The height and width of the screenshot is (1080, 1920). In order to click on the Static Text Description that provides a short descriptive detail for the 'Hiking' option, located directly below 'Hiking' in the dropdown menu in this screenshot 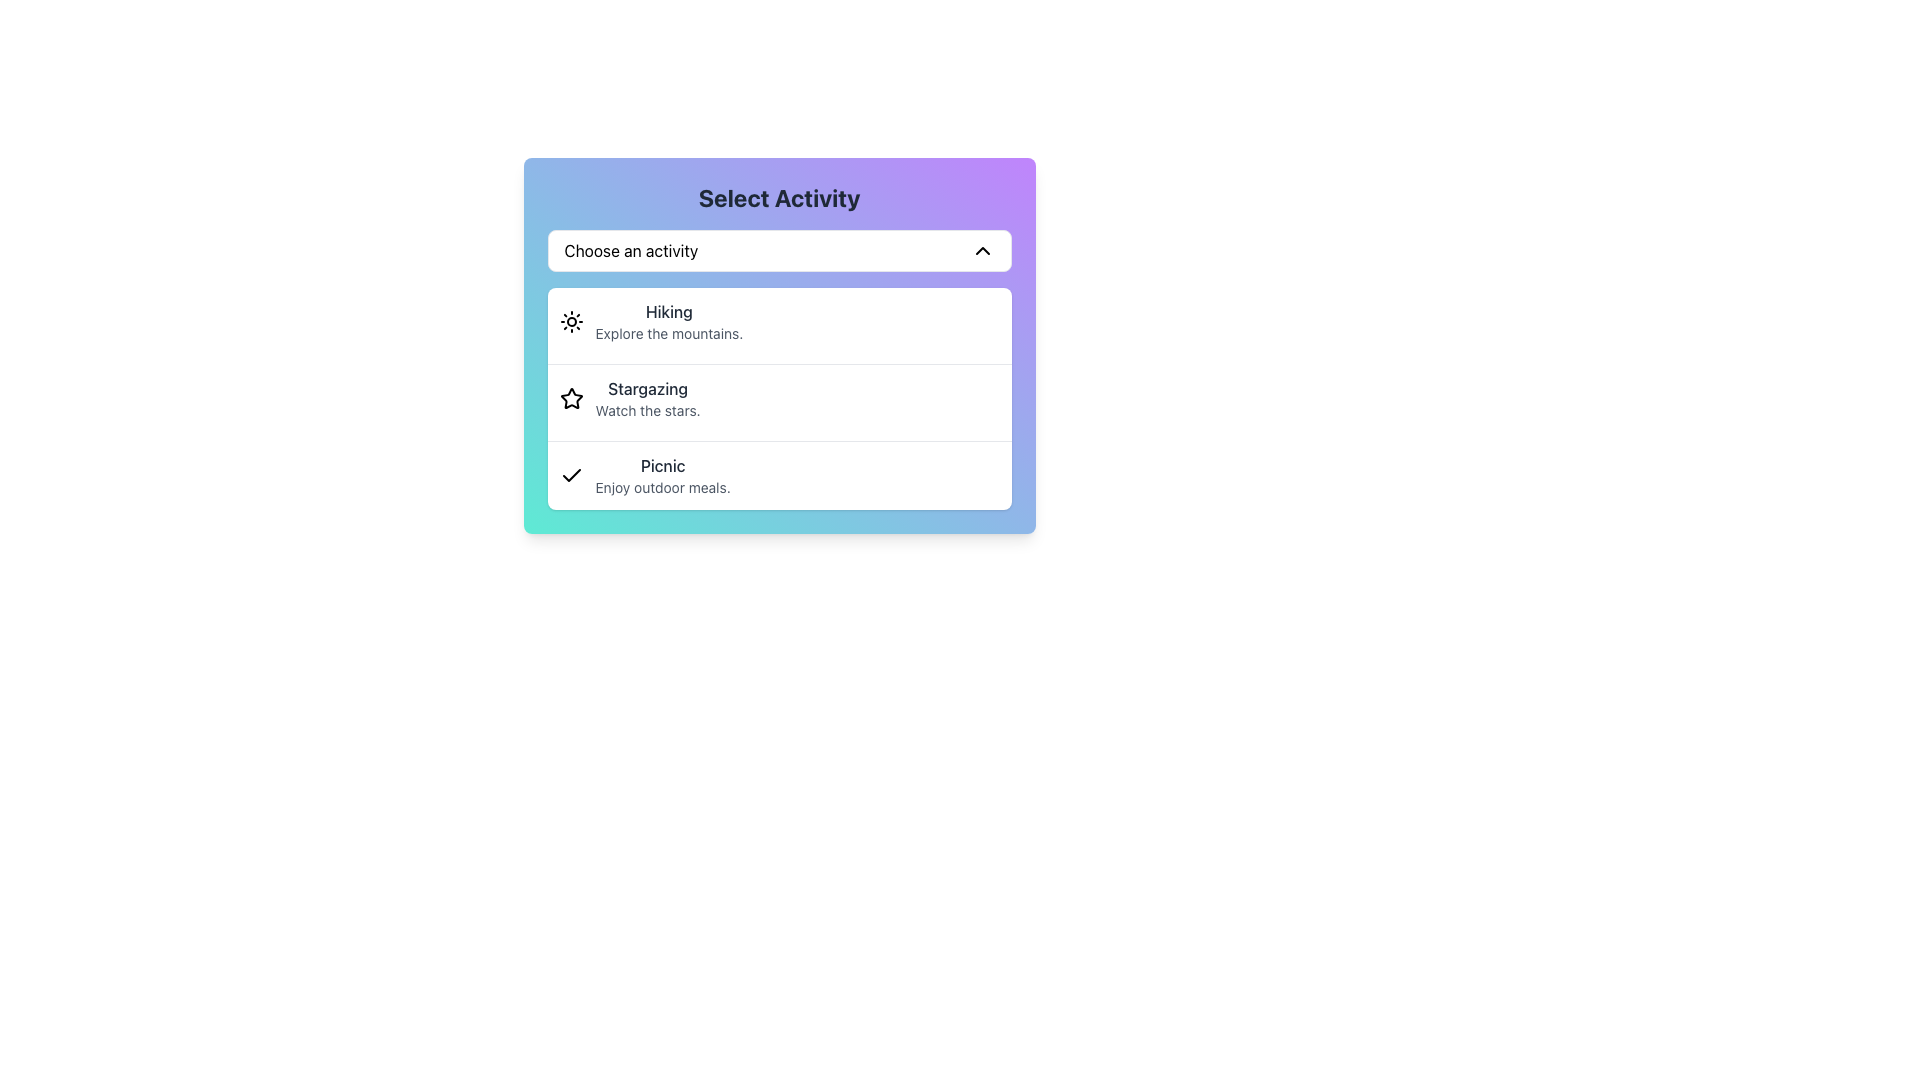, I will do `click(669, 333)`.